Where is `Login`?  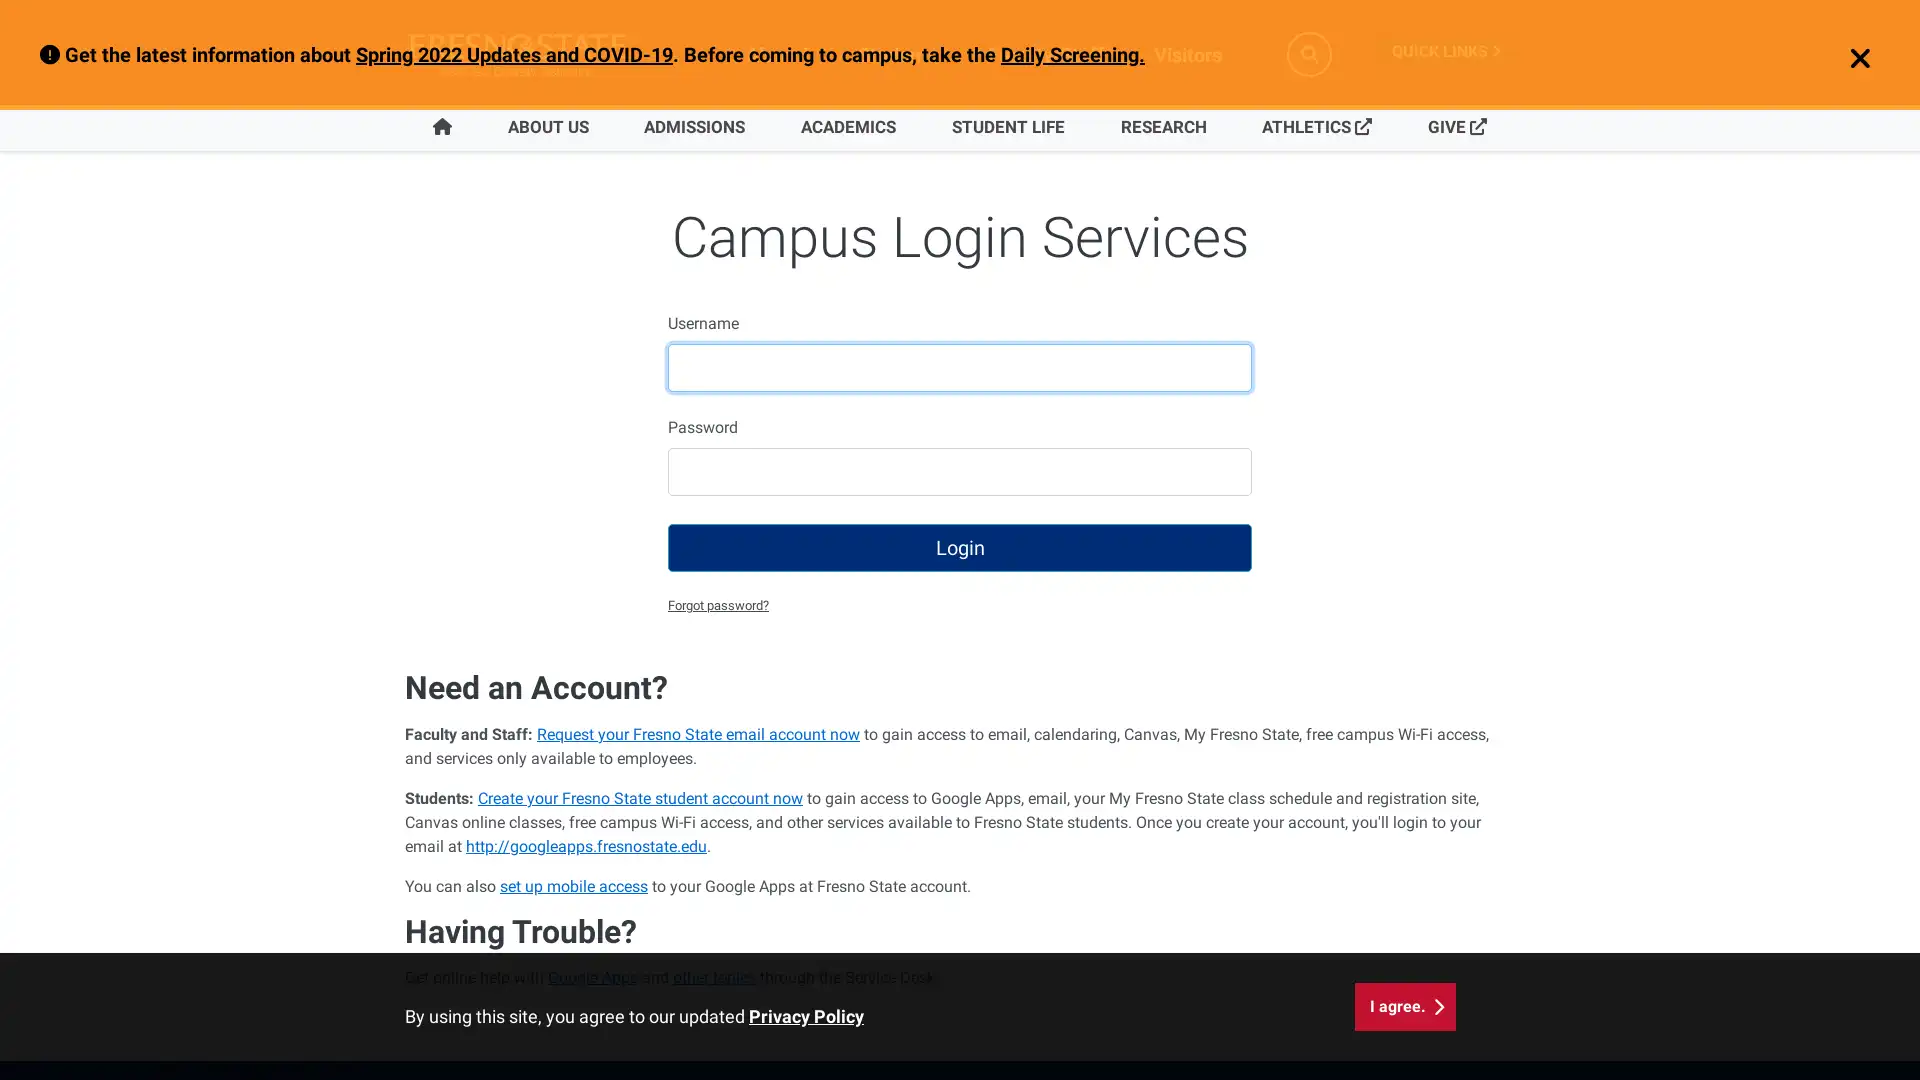 Login is located at coordinates (960, 547).